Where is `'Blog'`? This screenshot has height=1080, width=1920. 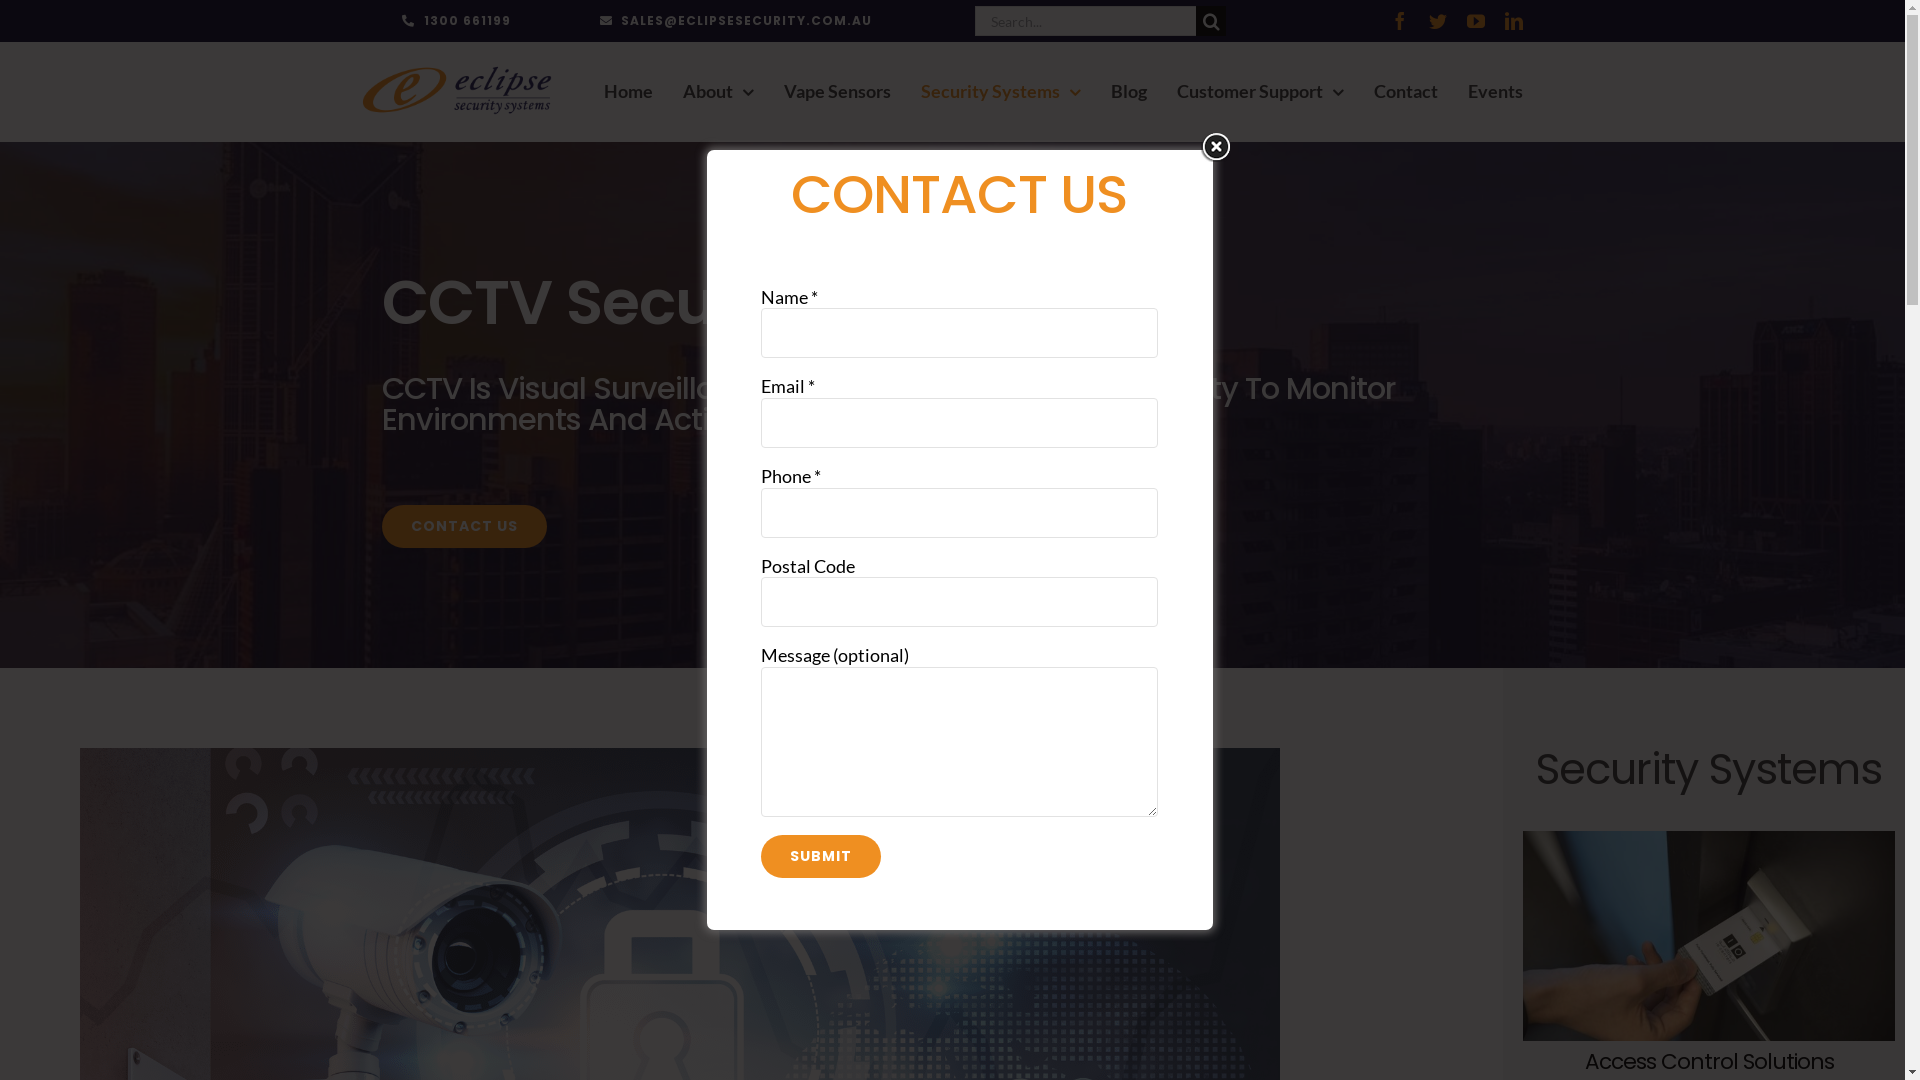
'Blog' is located at coordinates (1109, 92).